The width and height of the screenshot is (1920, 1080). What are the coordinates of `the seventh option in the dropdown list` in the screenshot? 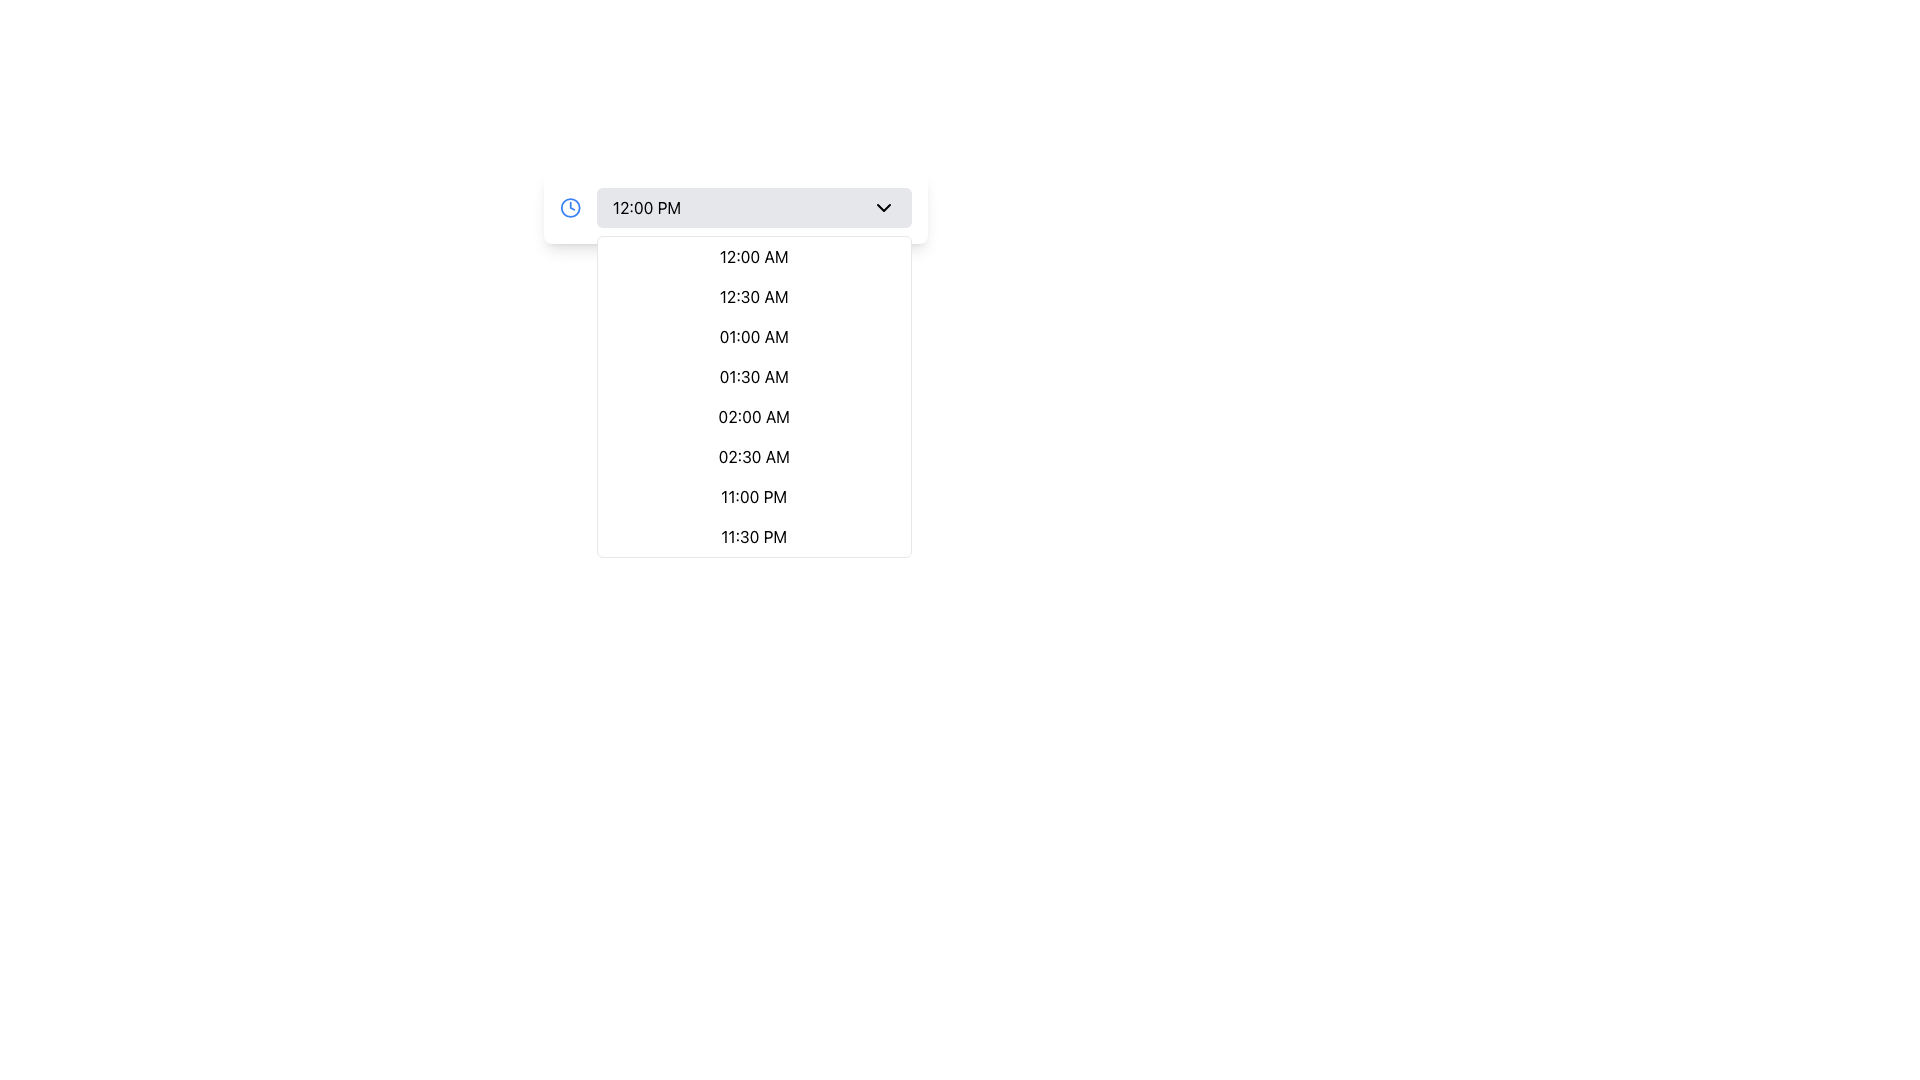 It's located at (752, 496).